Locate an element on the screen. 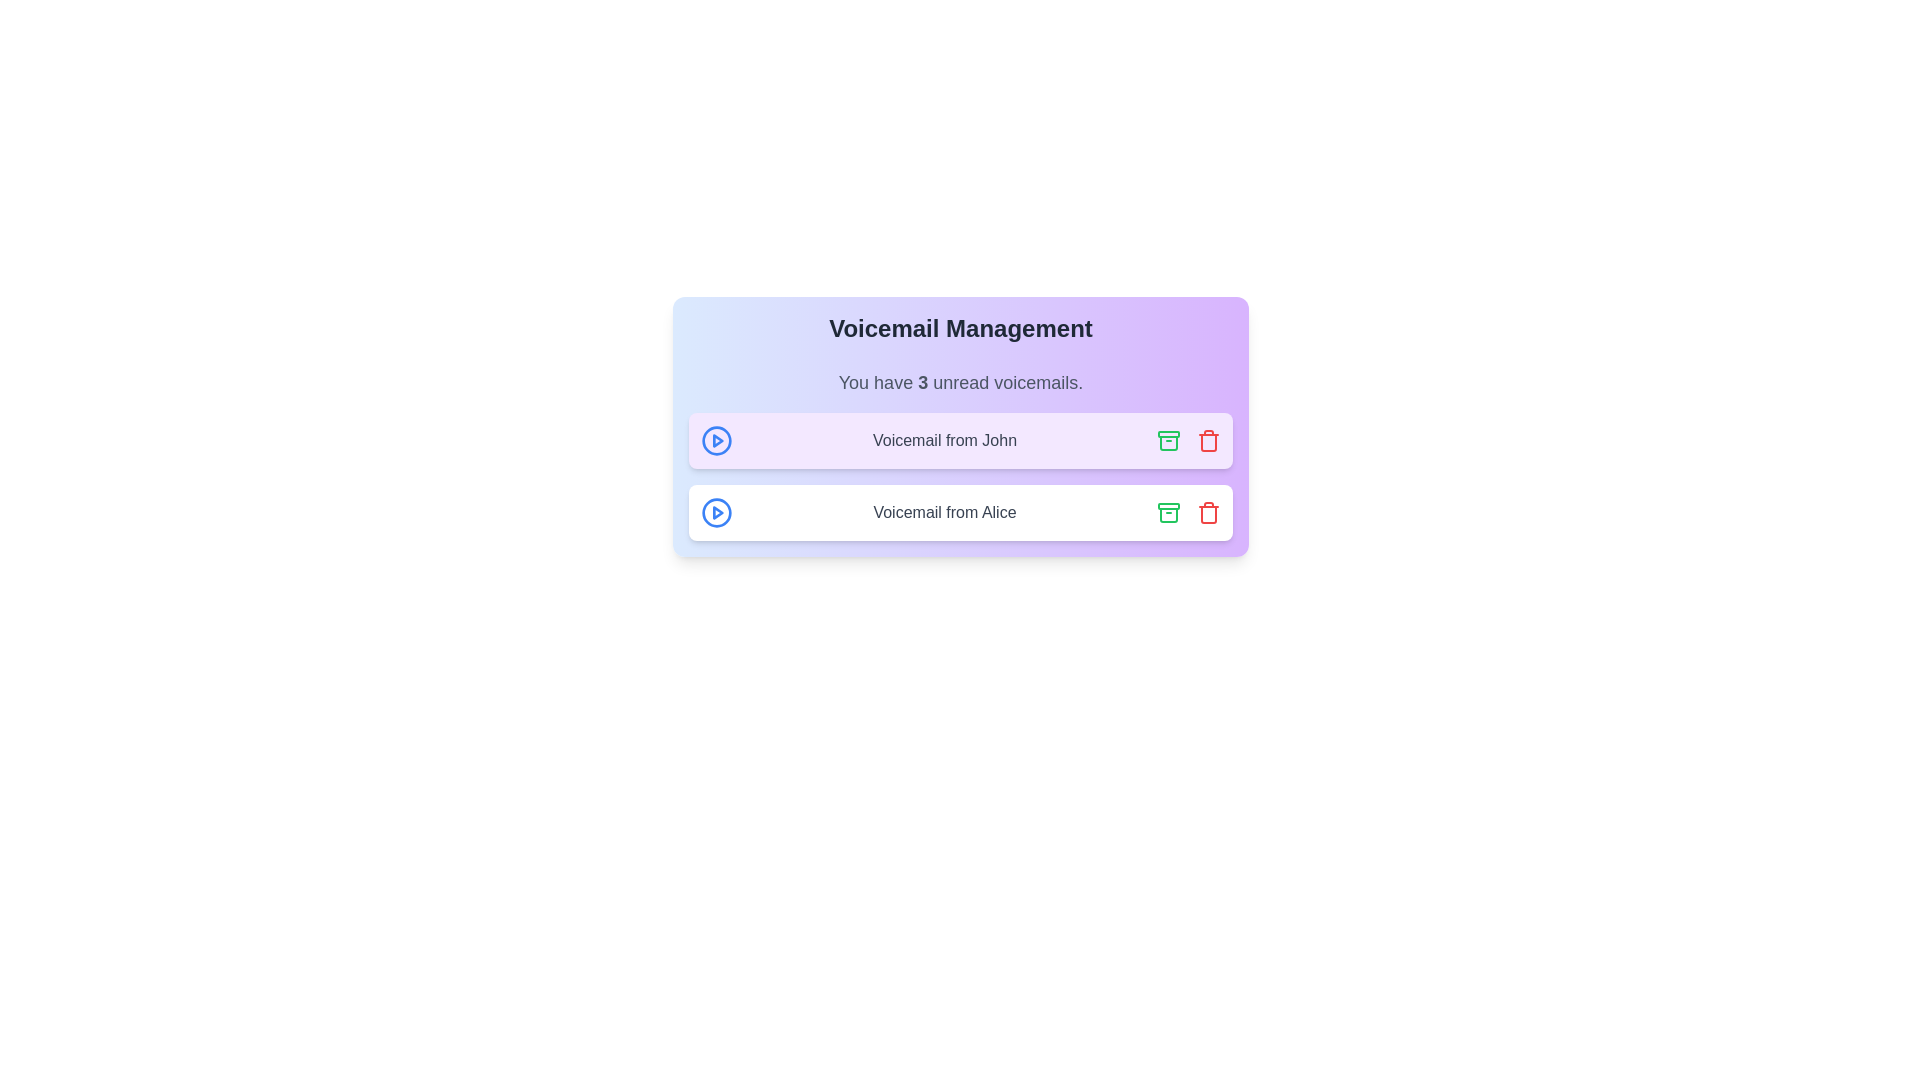 This screenshot has height=1080, width=1920. the informational indicator displaying the count of unread voicemails, located between the words 'have' and 'unread' in the text 'You have 3 unread voicemails.' is located at coordinates (922, 382).